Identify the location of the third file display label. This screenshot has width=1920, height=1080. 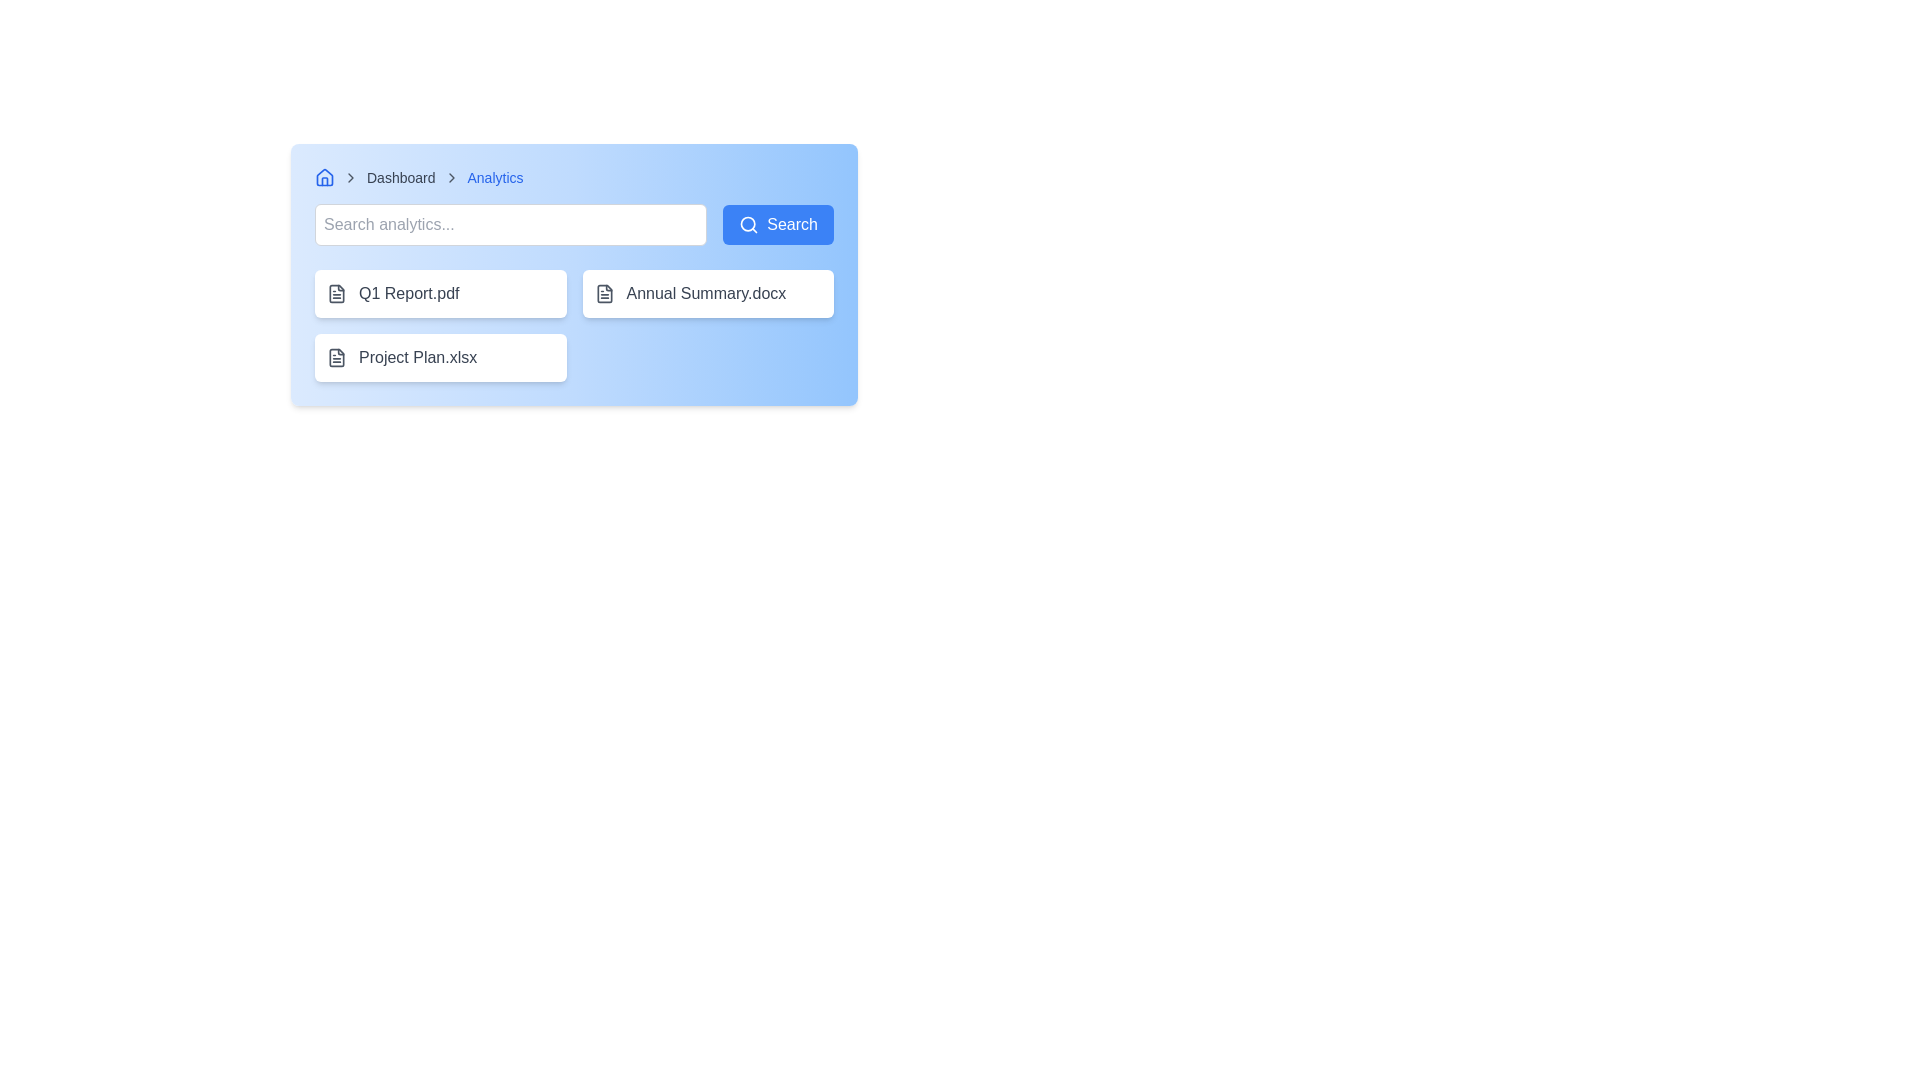
(416, 357).